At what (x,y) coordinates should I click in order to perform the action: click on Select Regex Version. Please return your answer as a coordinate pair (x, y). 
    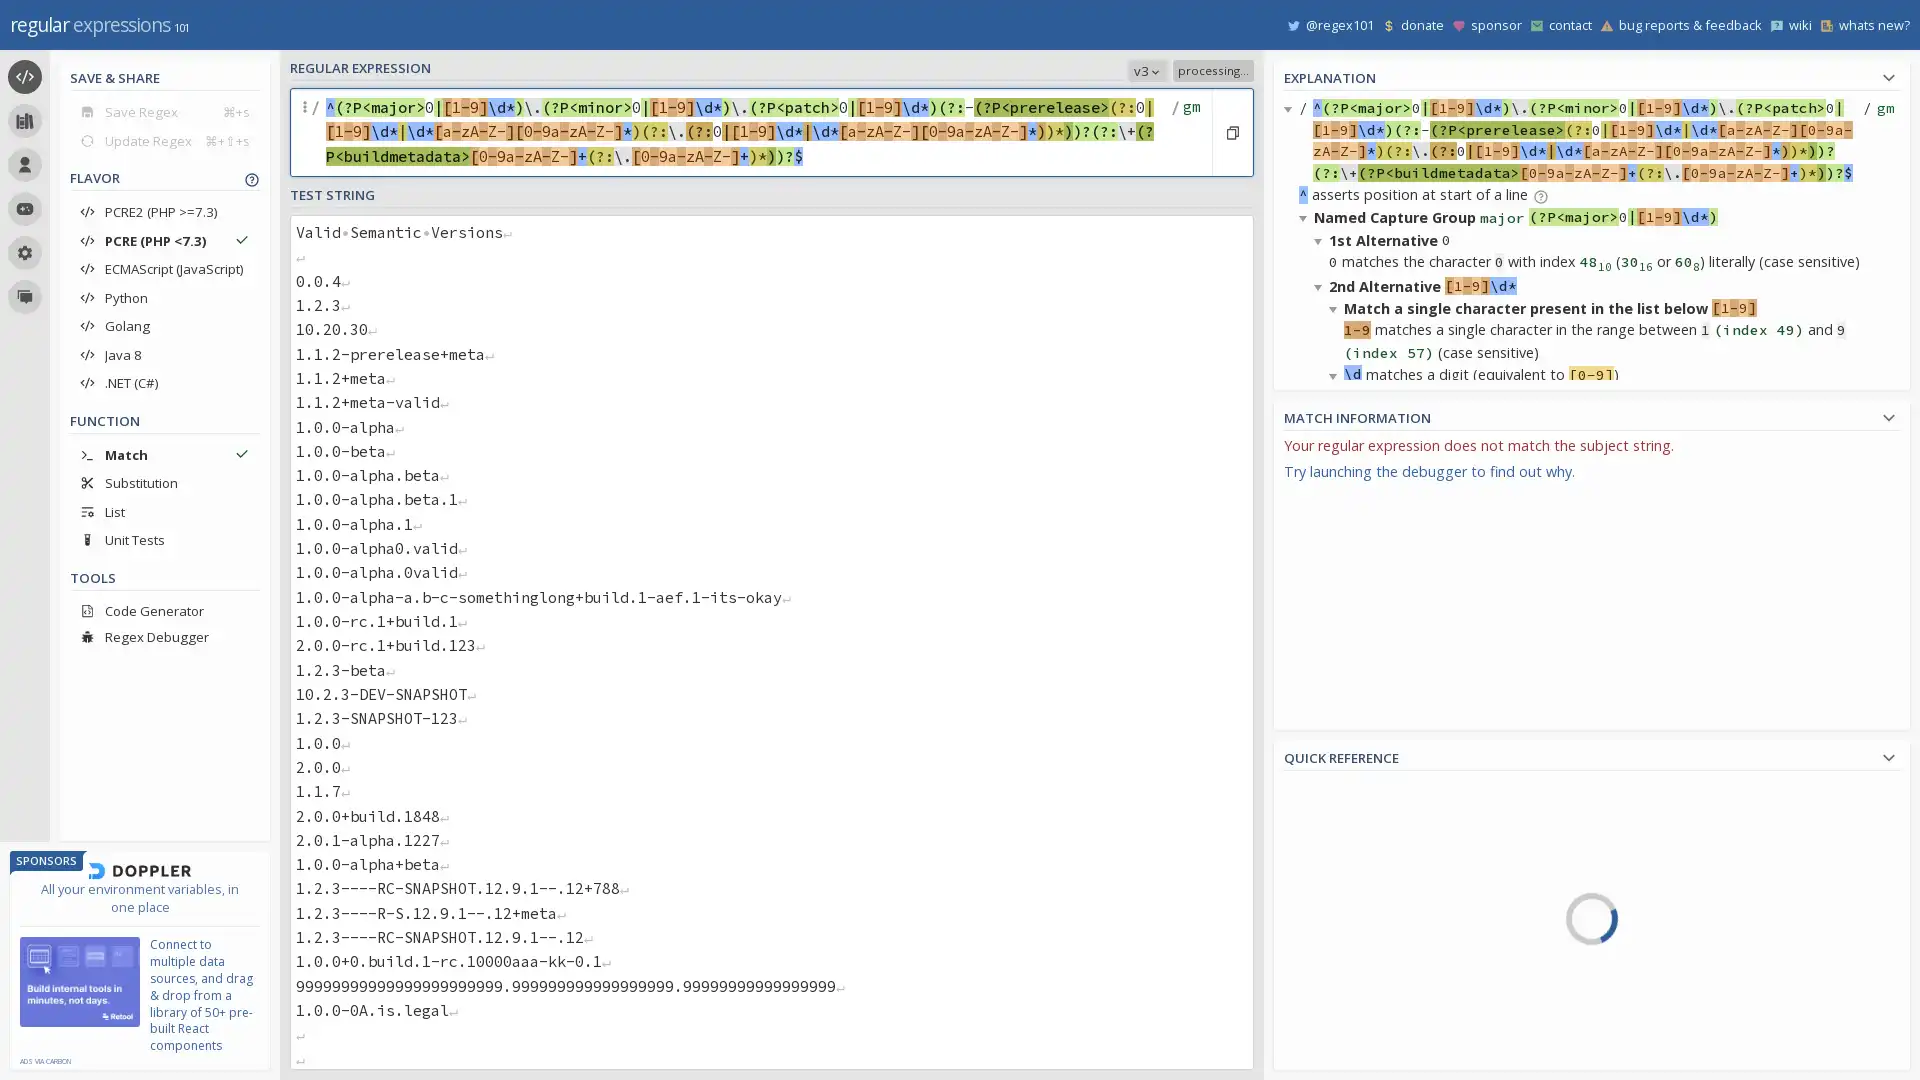
    Looking at the image, I should click on (1026, 69).